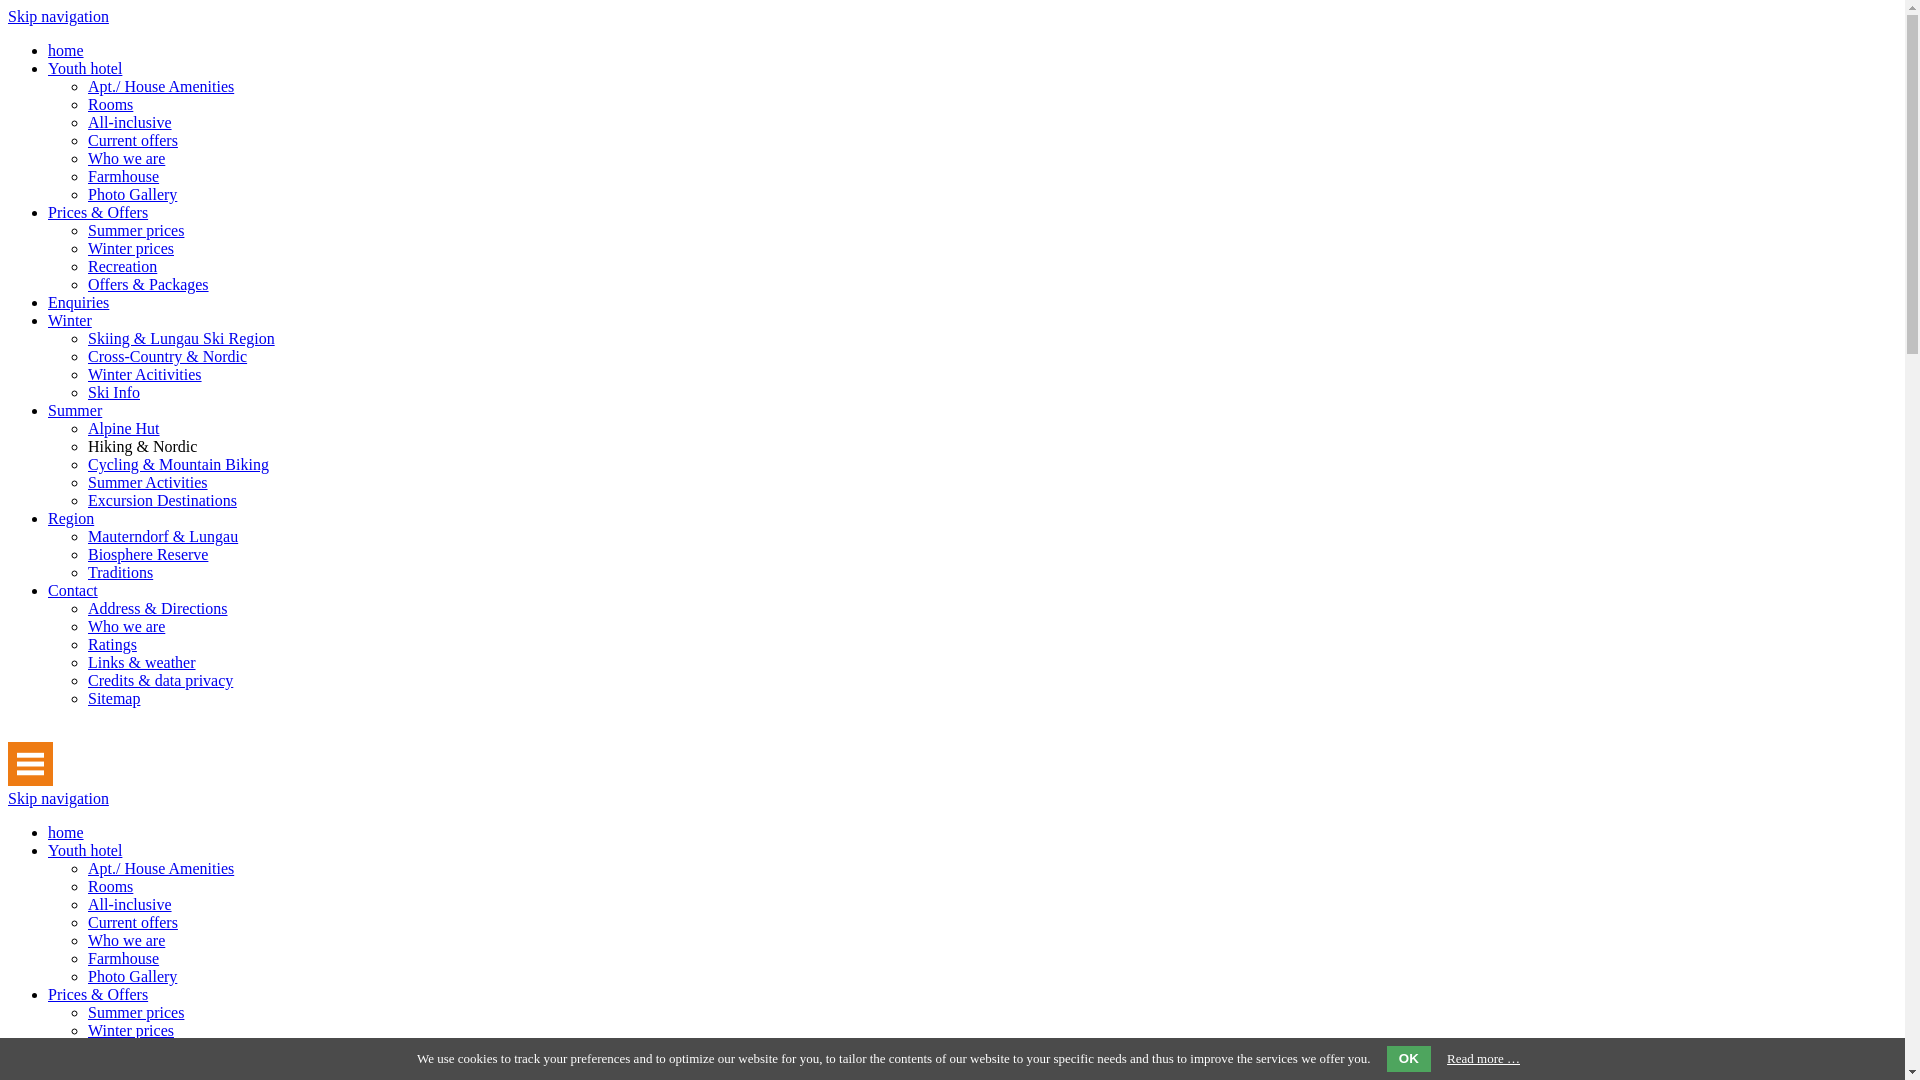  Describe the element at coordinates (129, 247) in the screenshot. I see `'Winter prices'` at that location.